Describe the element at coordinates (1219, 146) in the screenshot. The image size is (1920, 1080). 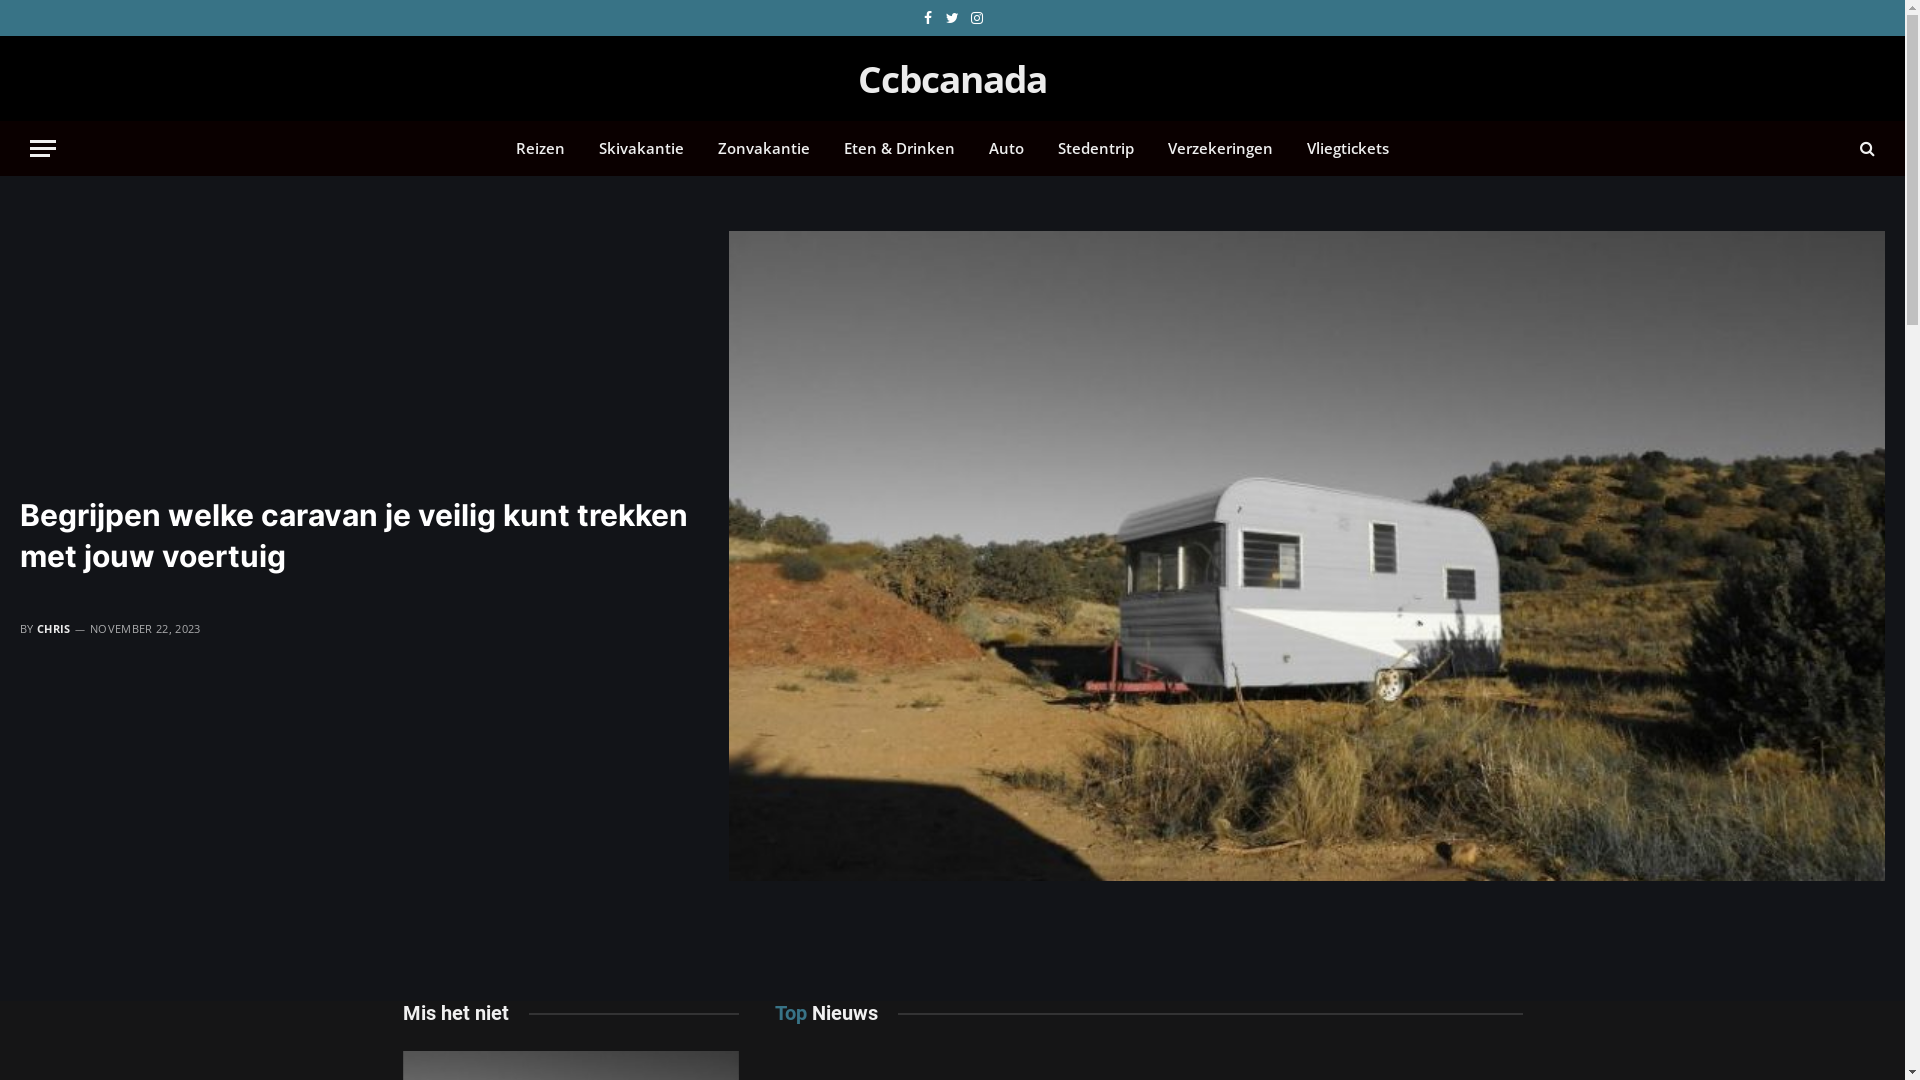
I see `'Verzekeringen'` at that location.